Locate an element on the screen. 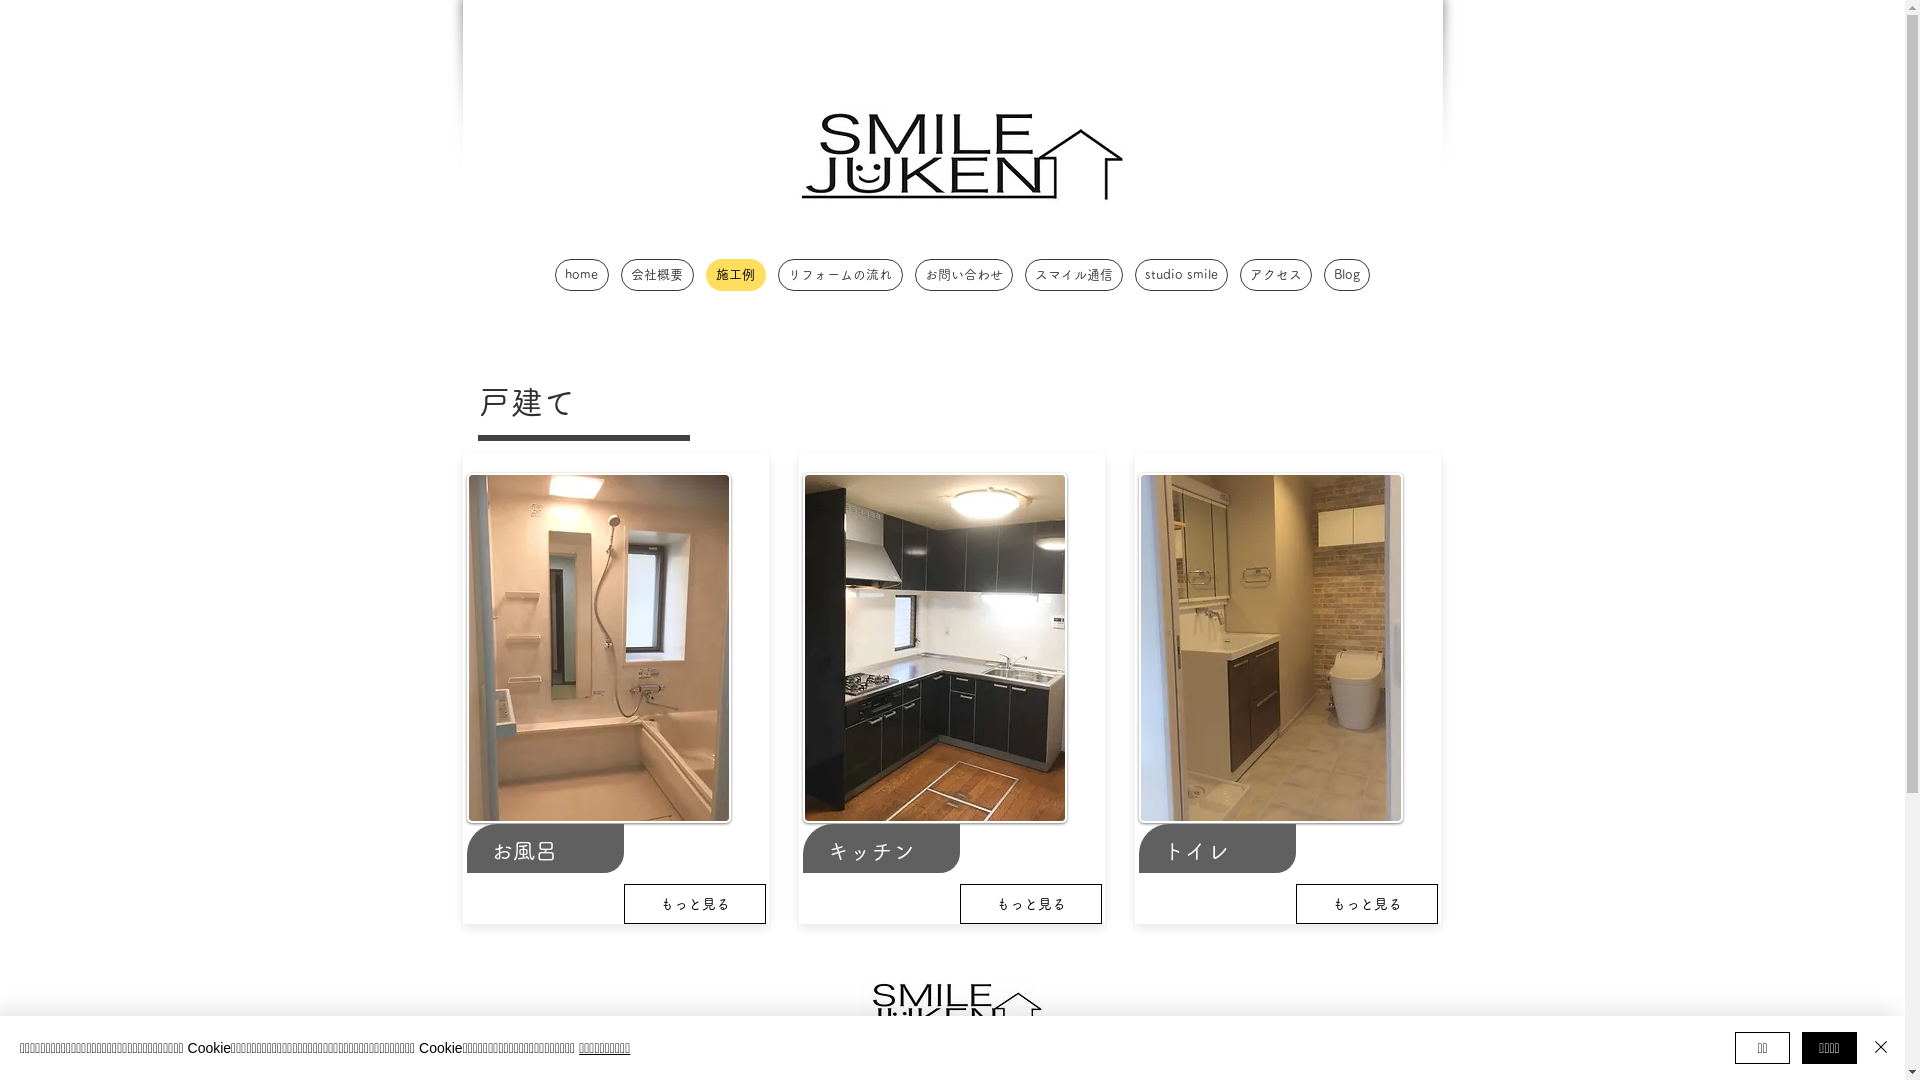 The width and height of the screenshot is (1920, 1080). 'home' is located at coordinates (553, 274).